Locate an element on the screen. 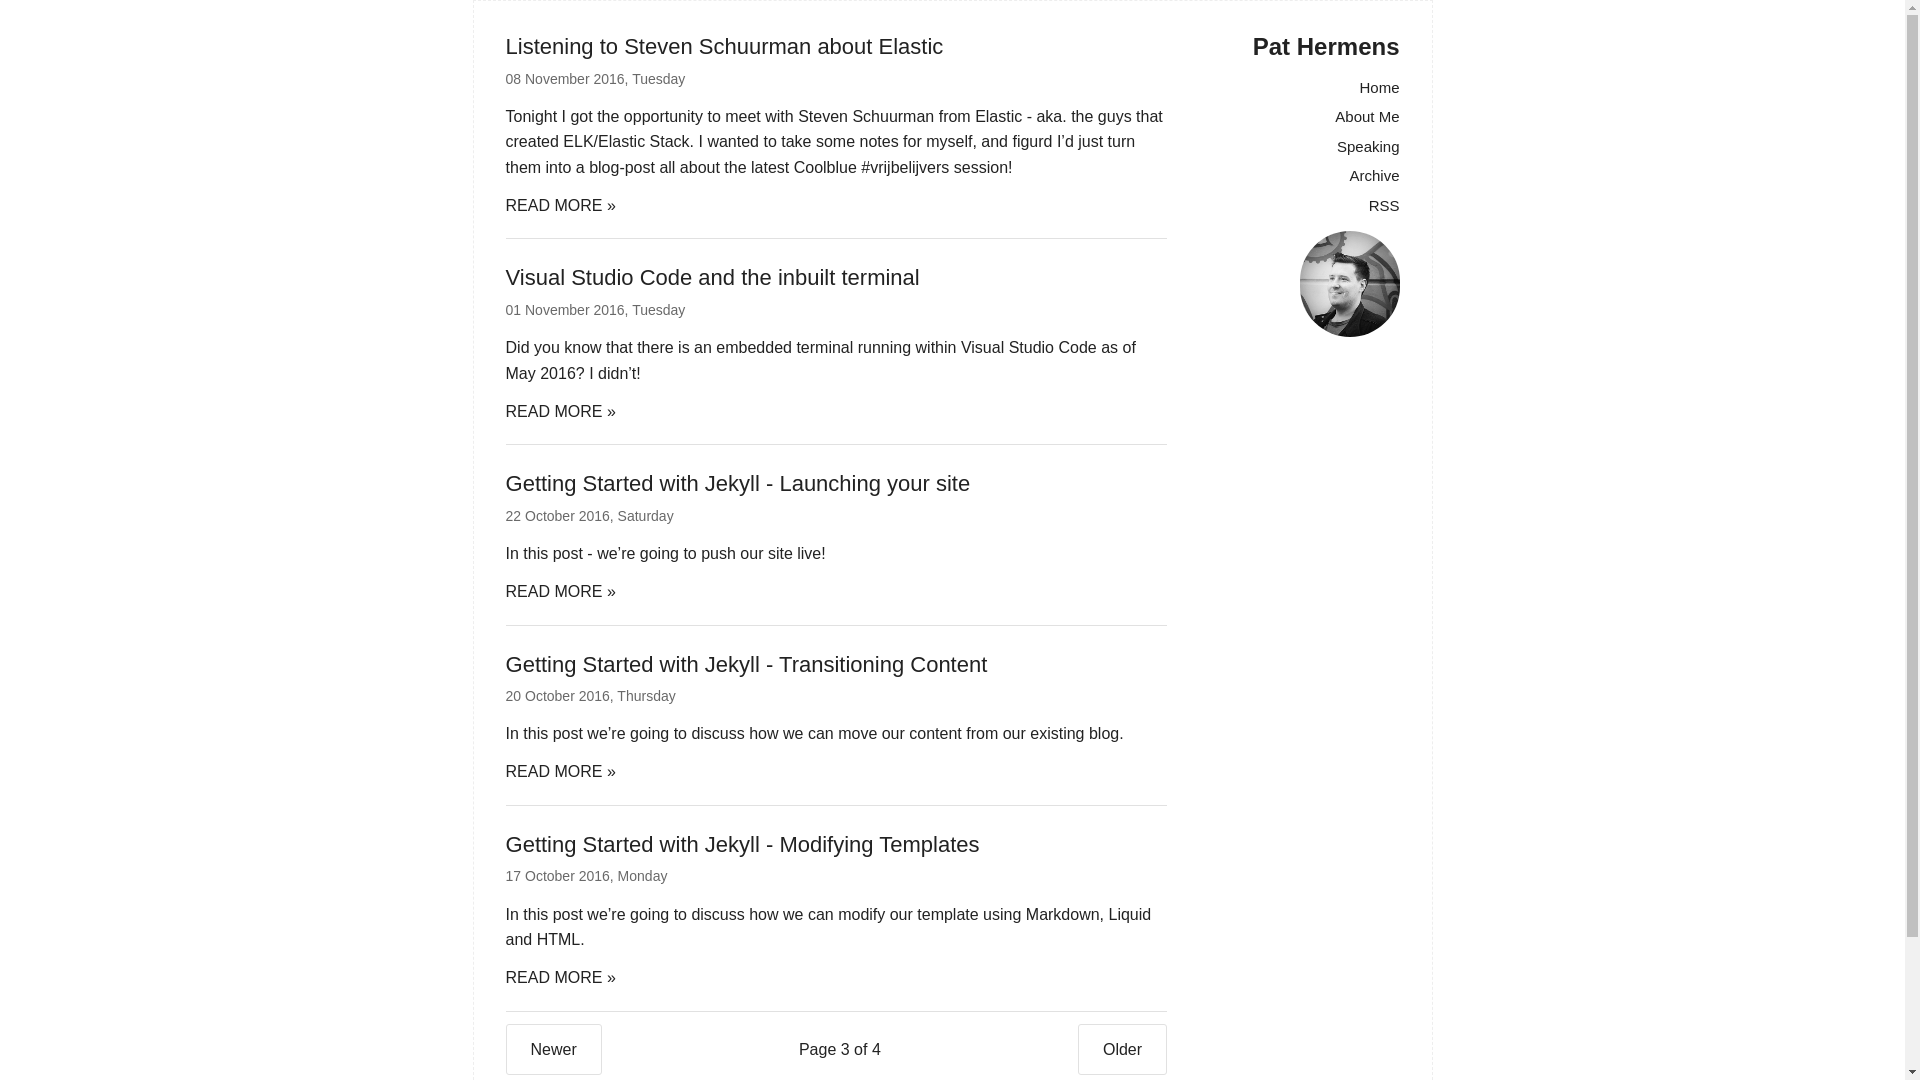 The width and height of the screenshot is (1920, 1080). 'Getting Started with Jekyll - Launching your site' is located at coordinates (737, 483).